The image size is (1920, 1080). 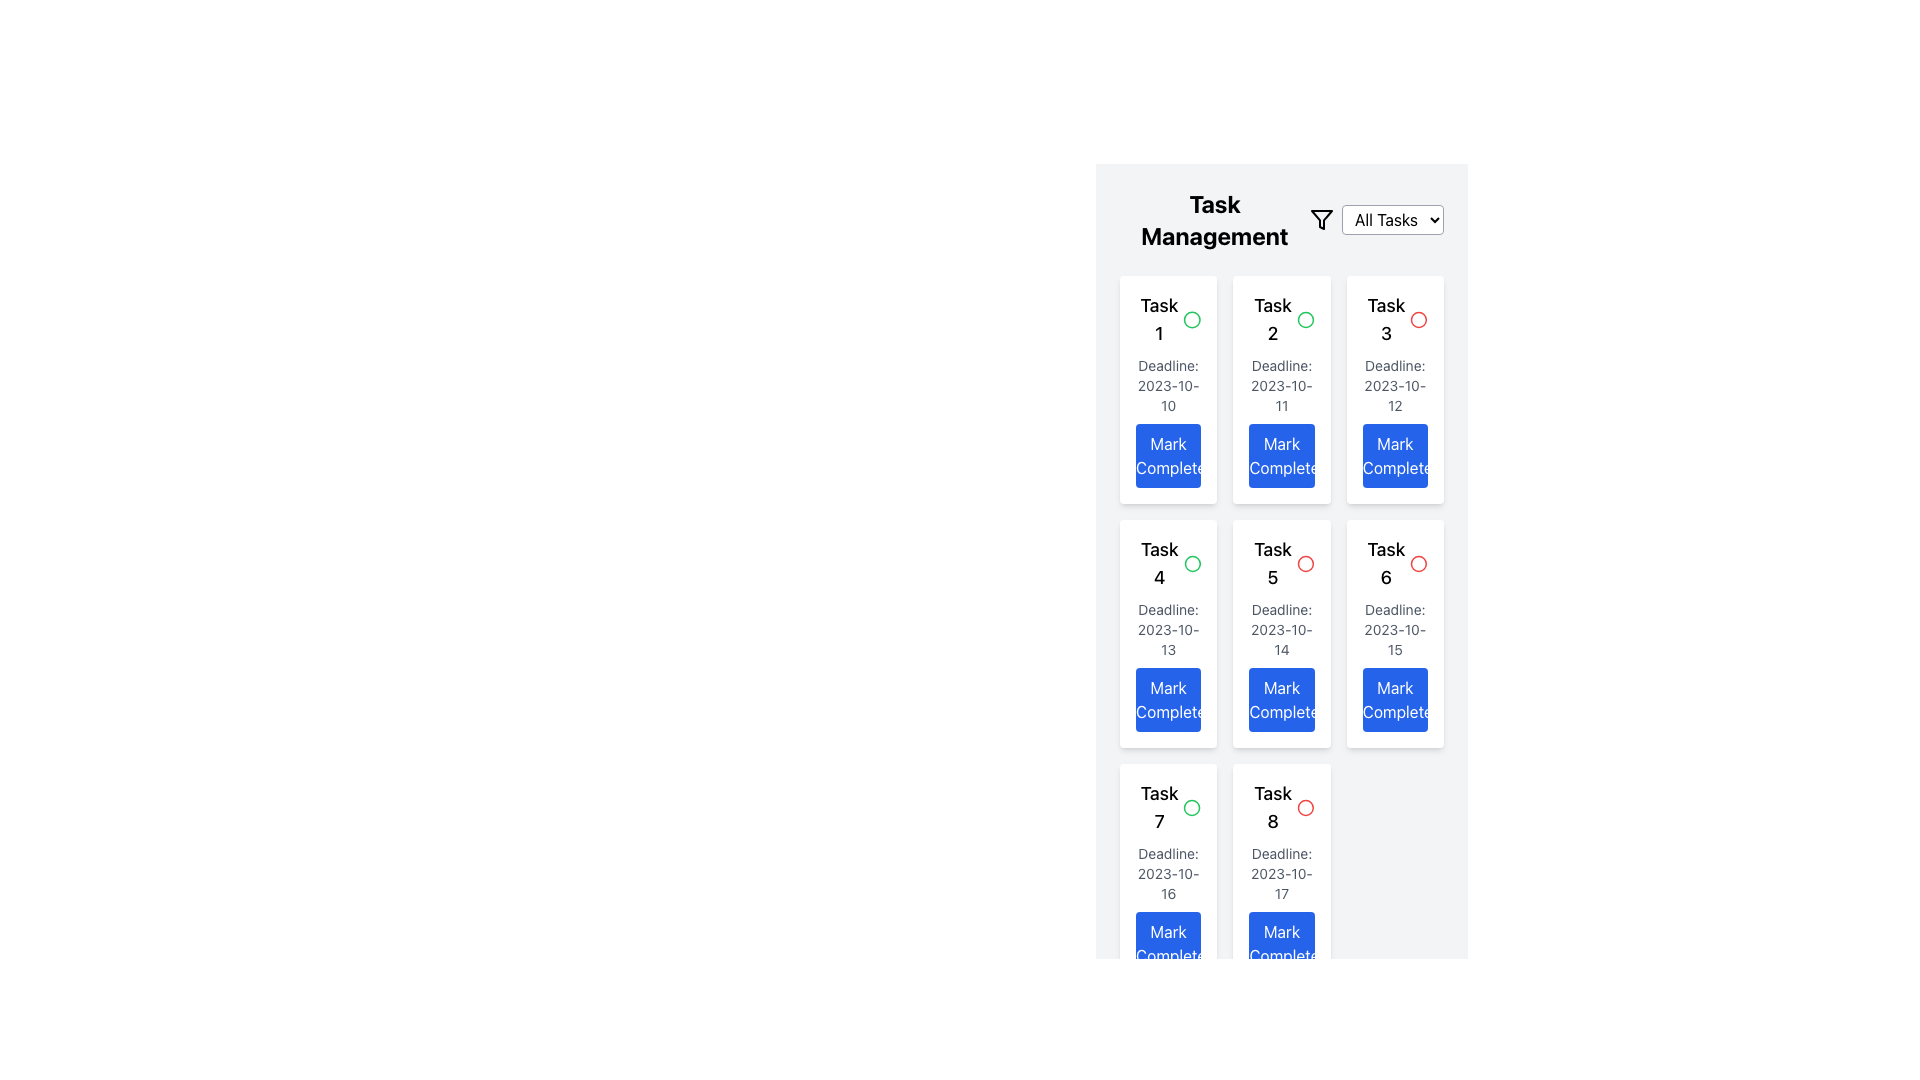 What do you see at coordinates (1281, 563) in the screenshot?
I see `the Text Label that serves as the title or identifier of the associated task within the 'Task 5' card, which is located in the second row and third column of the grid layout` at bounding box center [1281, 563].